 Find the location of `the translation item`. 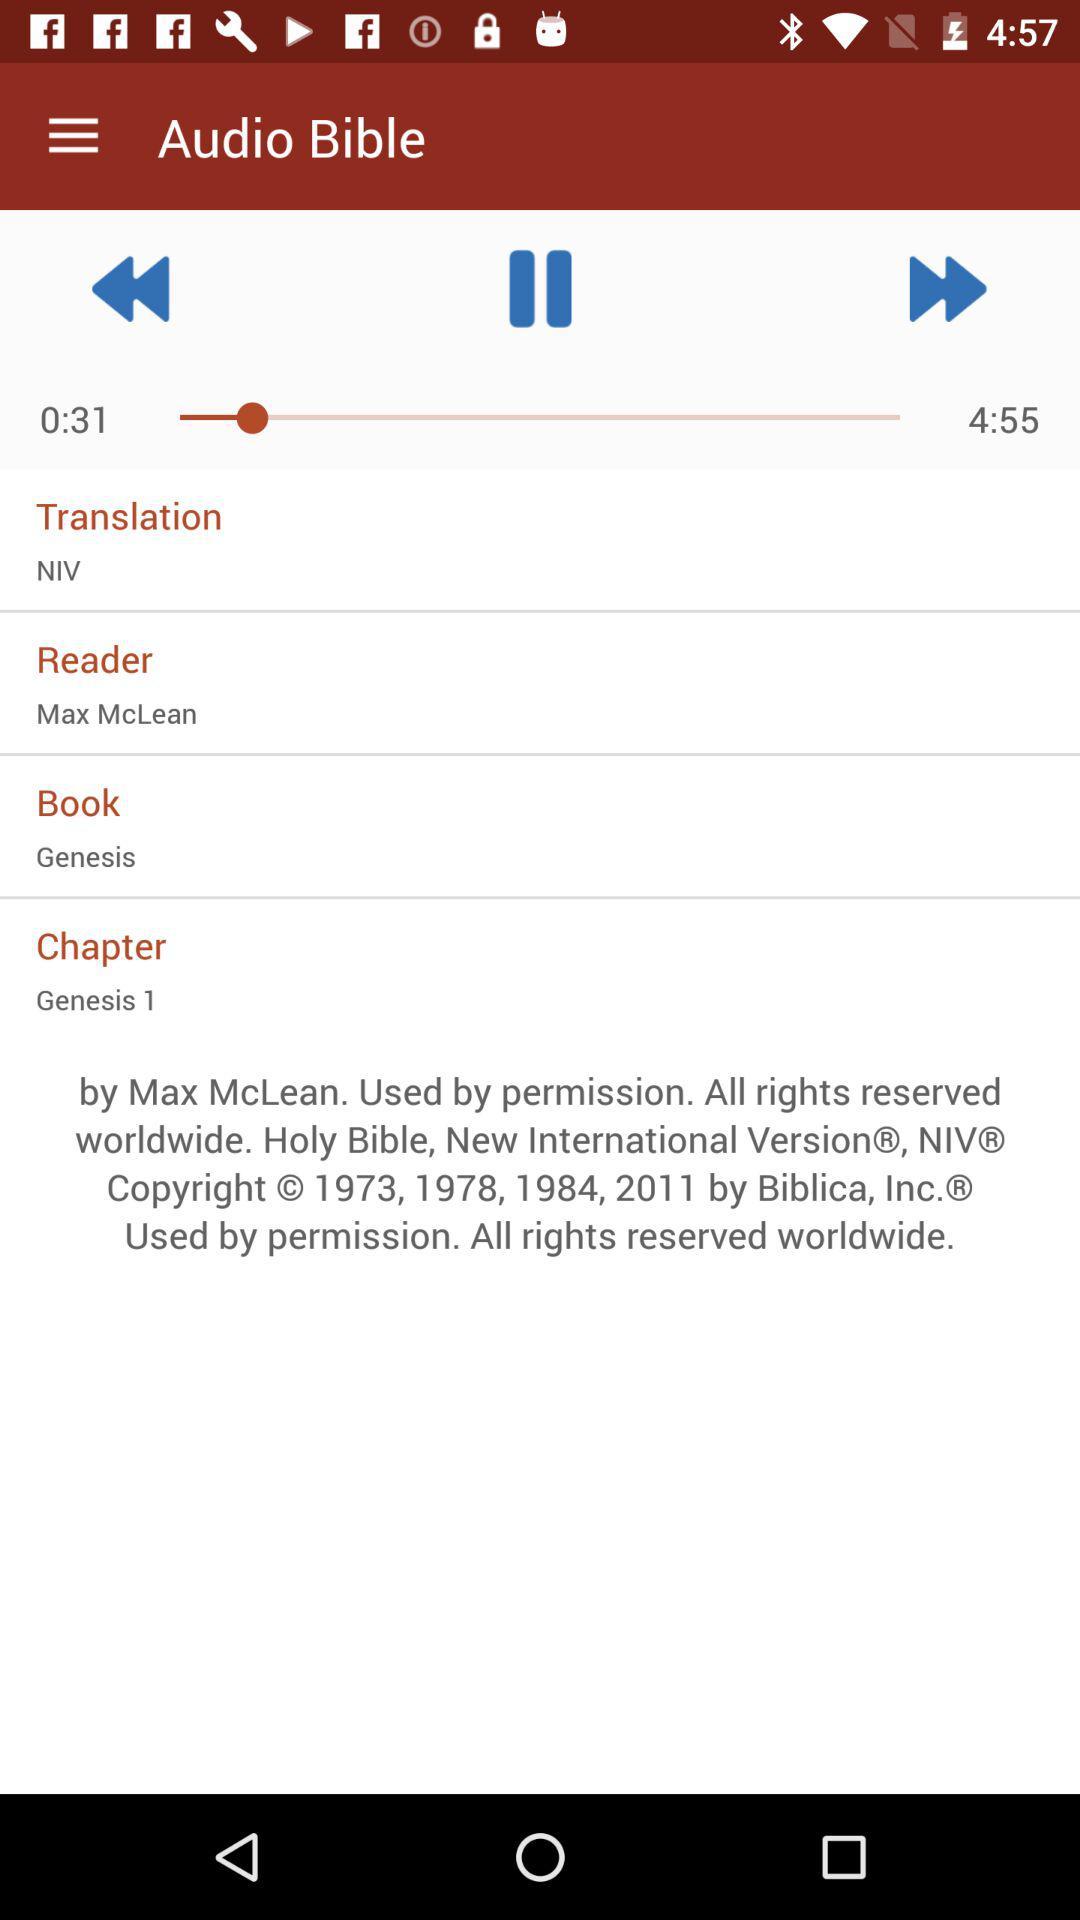

the translation item is located at coordinates (540, 515).